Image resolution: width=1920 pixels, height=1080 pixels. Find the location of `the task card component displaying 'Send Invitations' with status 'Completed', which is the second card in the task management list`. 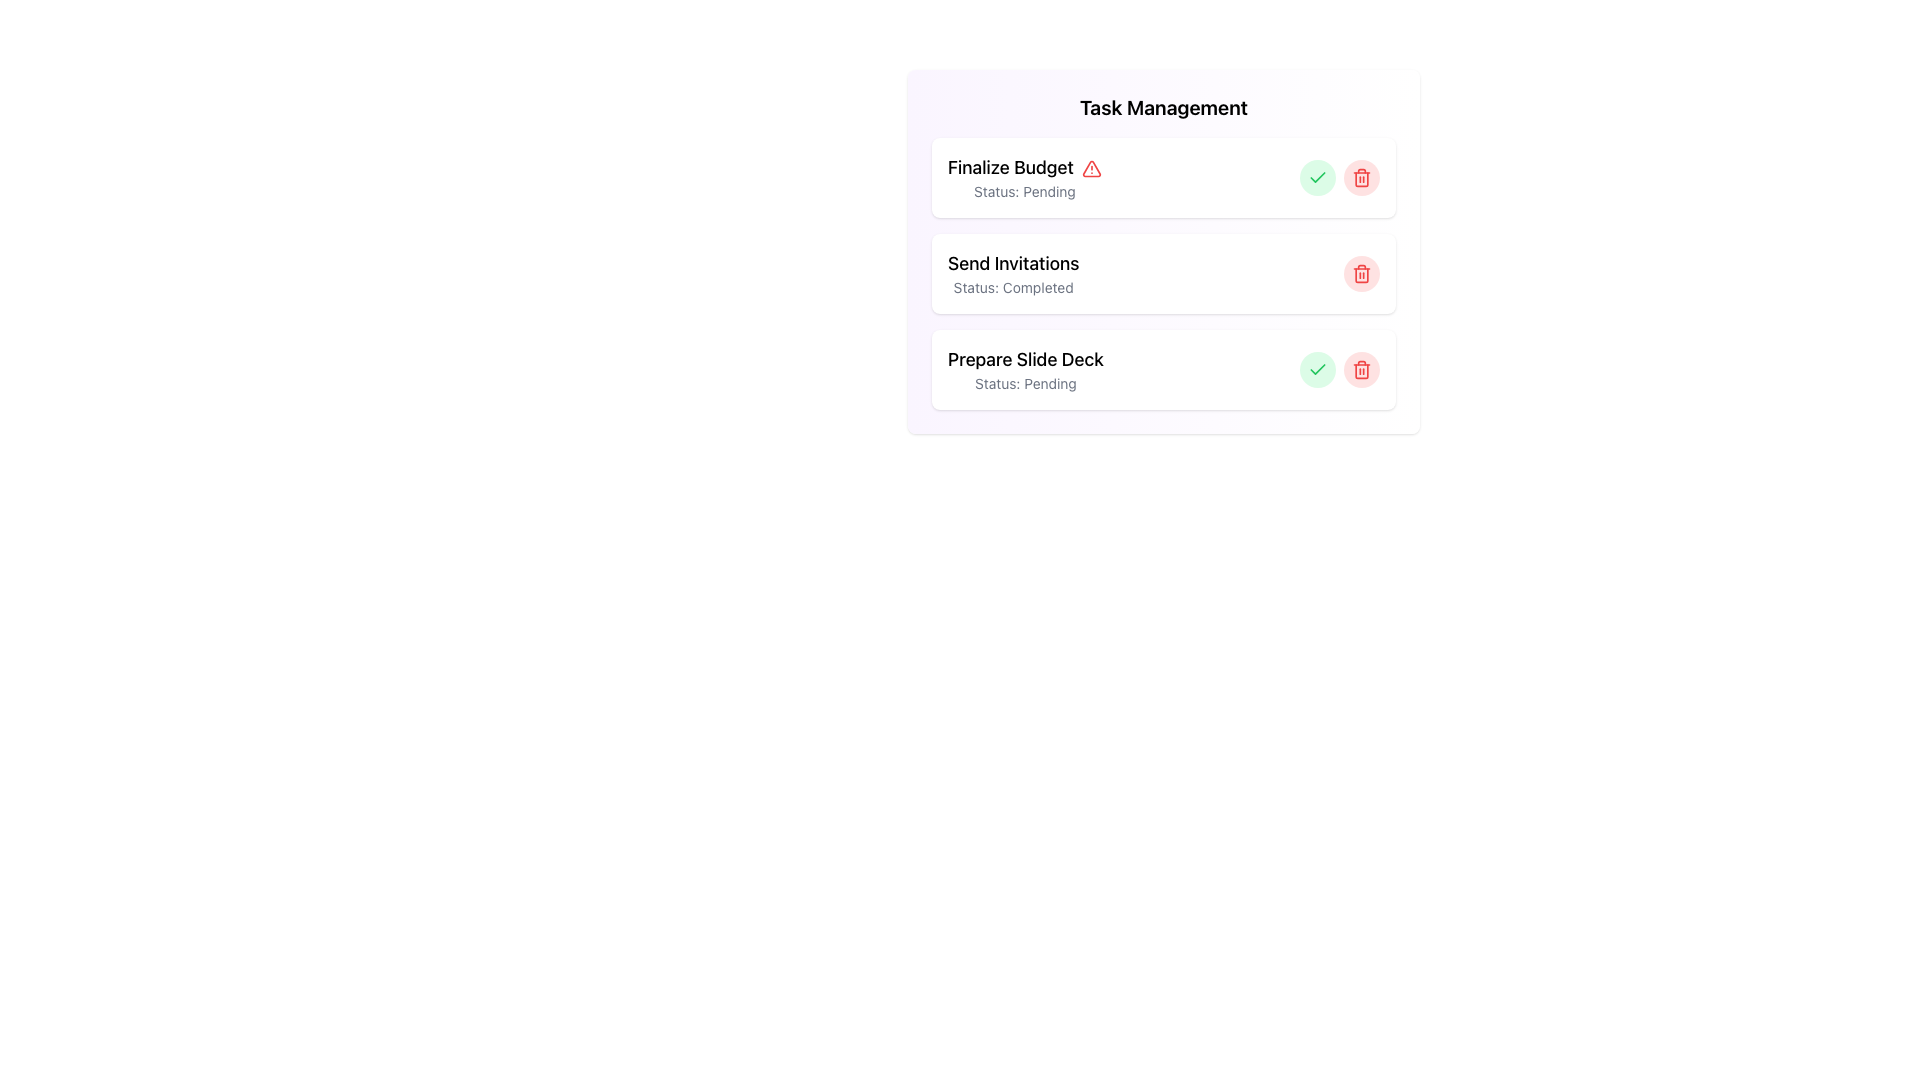

the task card component displaying 'Send Invitations' with status 'Completed', which is the second card in the task management list is located at coordinates (1163, 250).